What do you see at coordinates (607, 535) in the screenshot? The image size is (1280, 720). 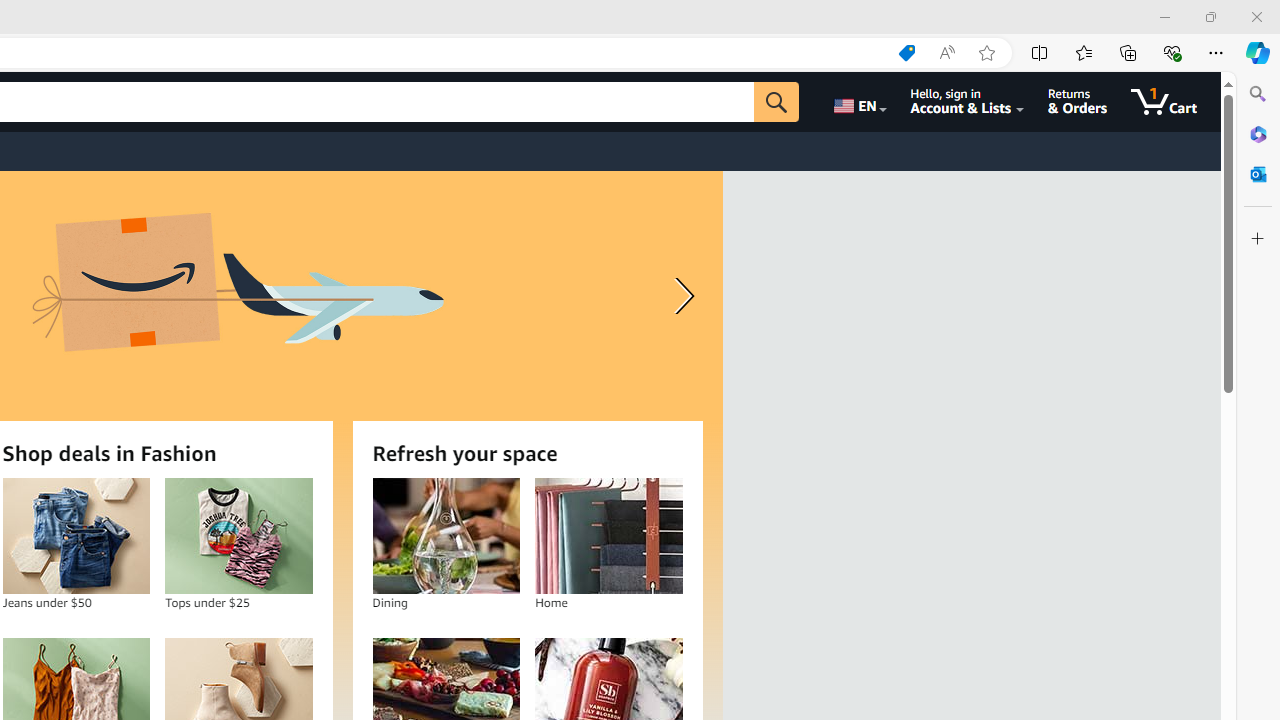 I see `'Home'` at bounding box center [607, 535].